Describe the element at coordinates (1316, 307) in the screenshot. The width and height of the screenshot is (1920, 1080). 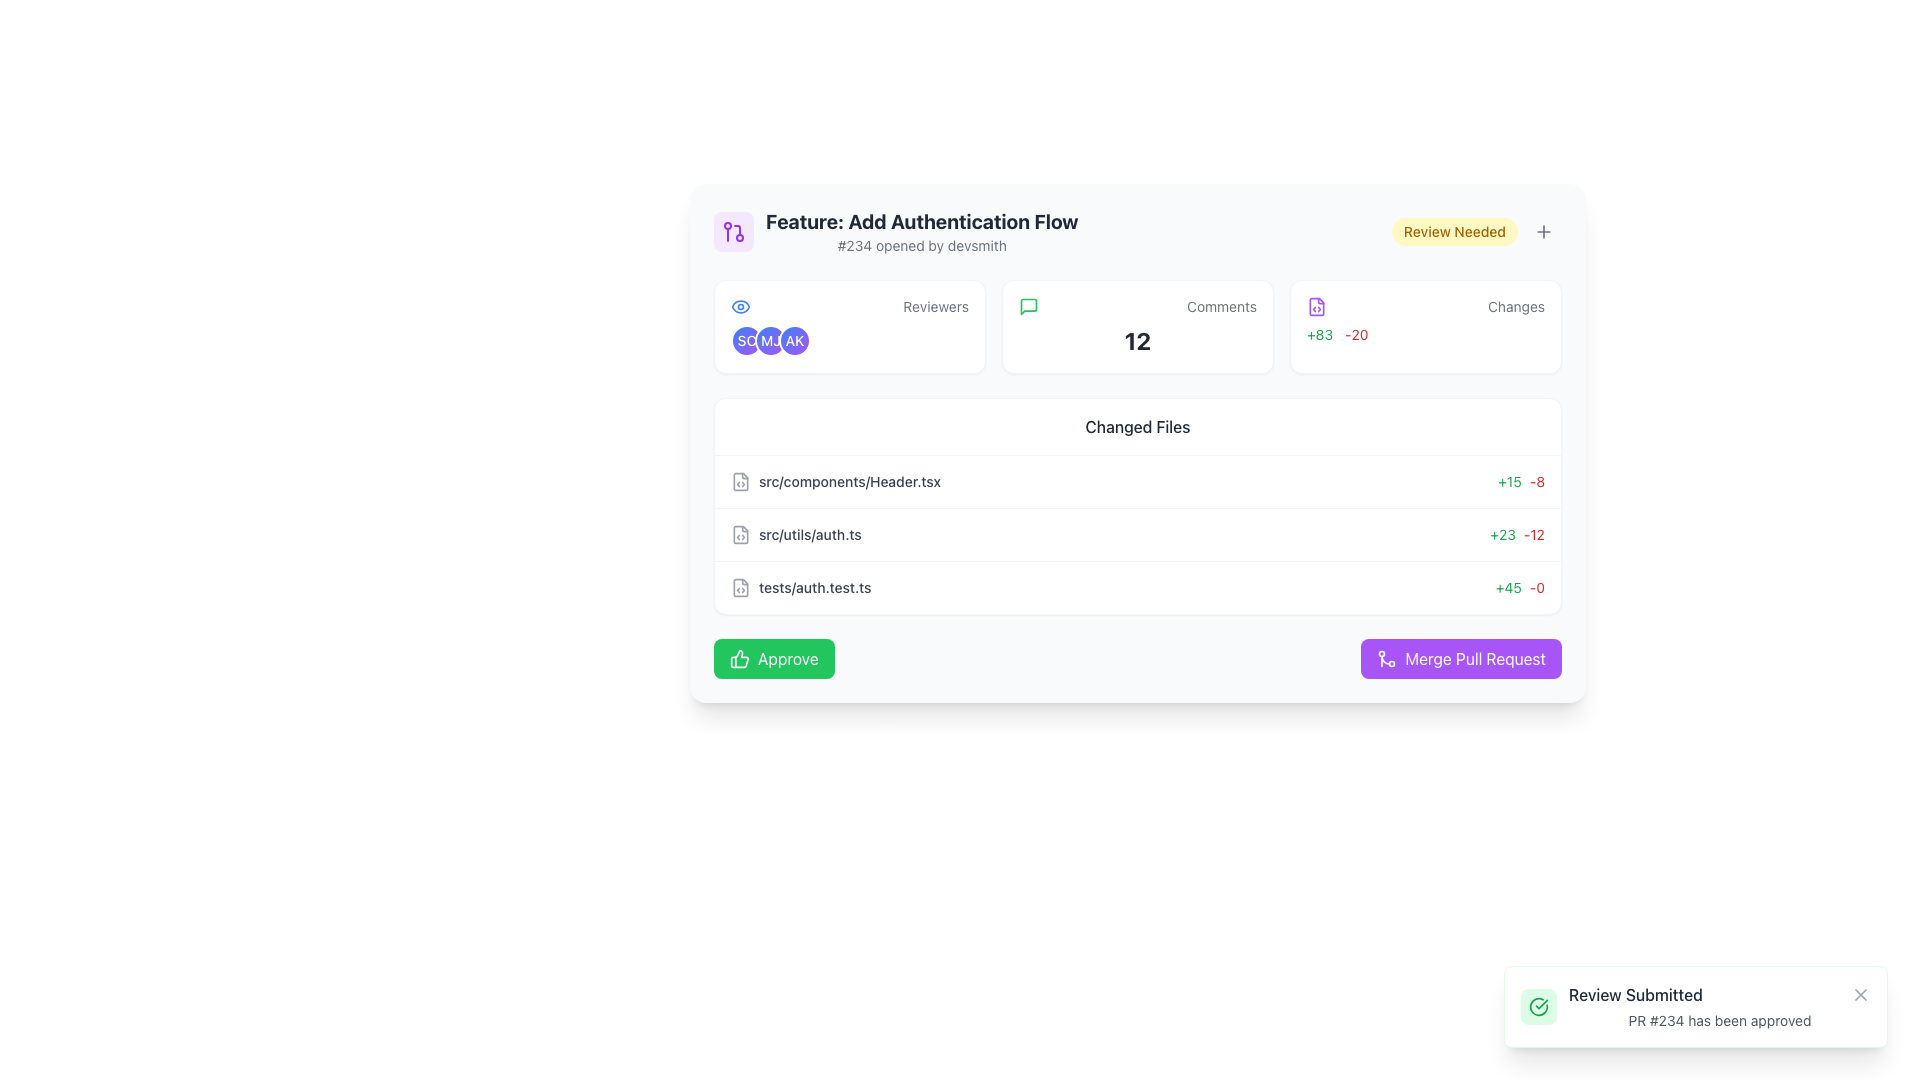
I see `the icon that indicates changes made in code files, located in the top right section under the title 'Changes'` at that location.